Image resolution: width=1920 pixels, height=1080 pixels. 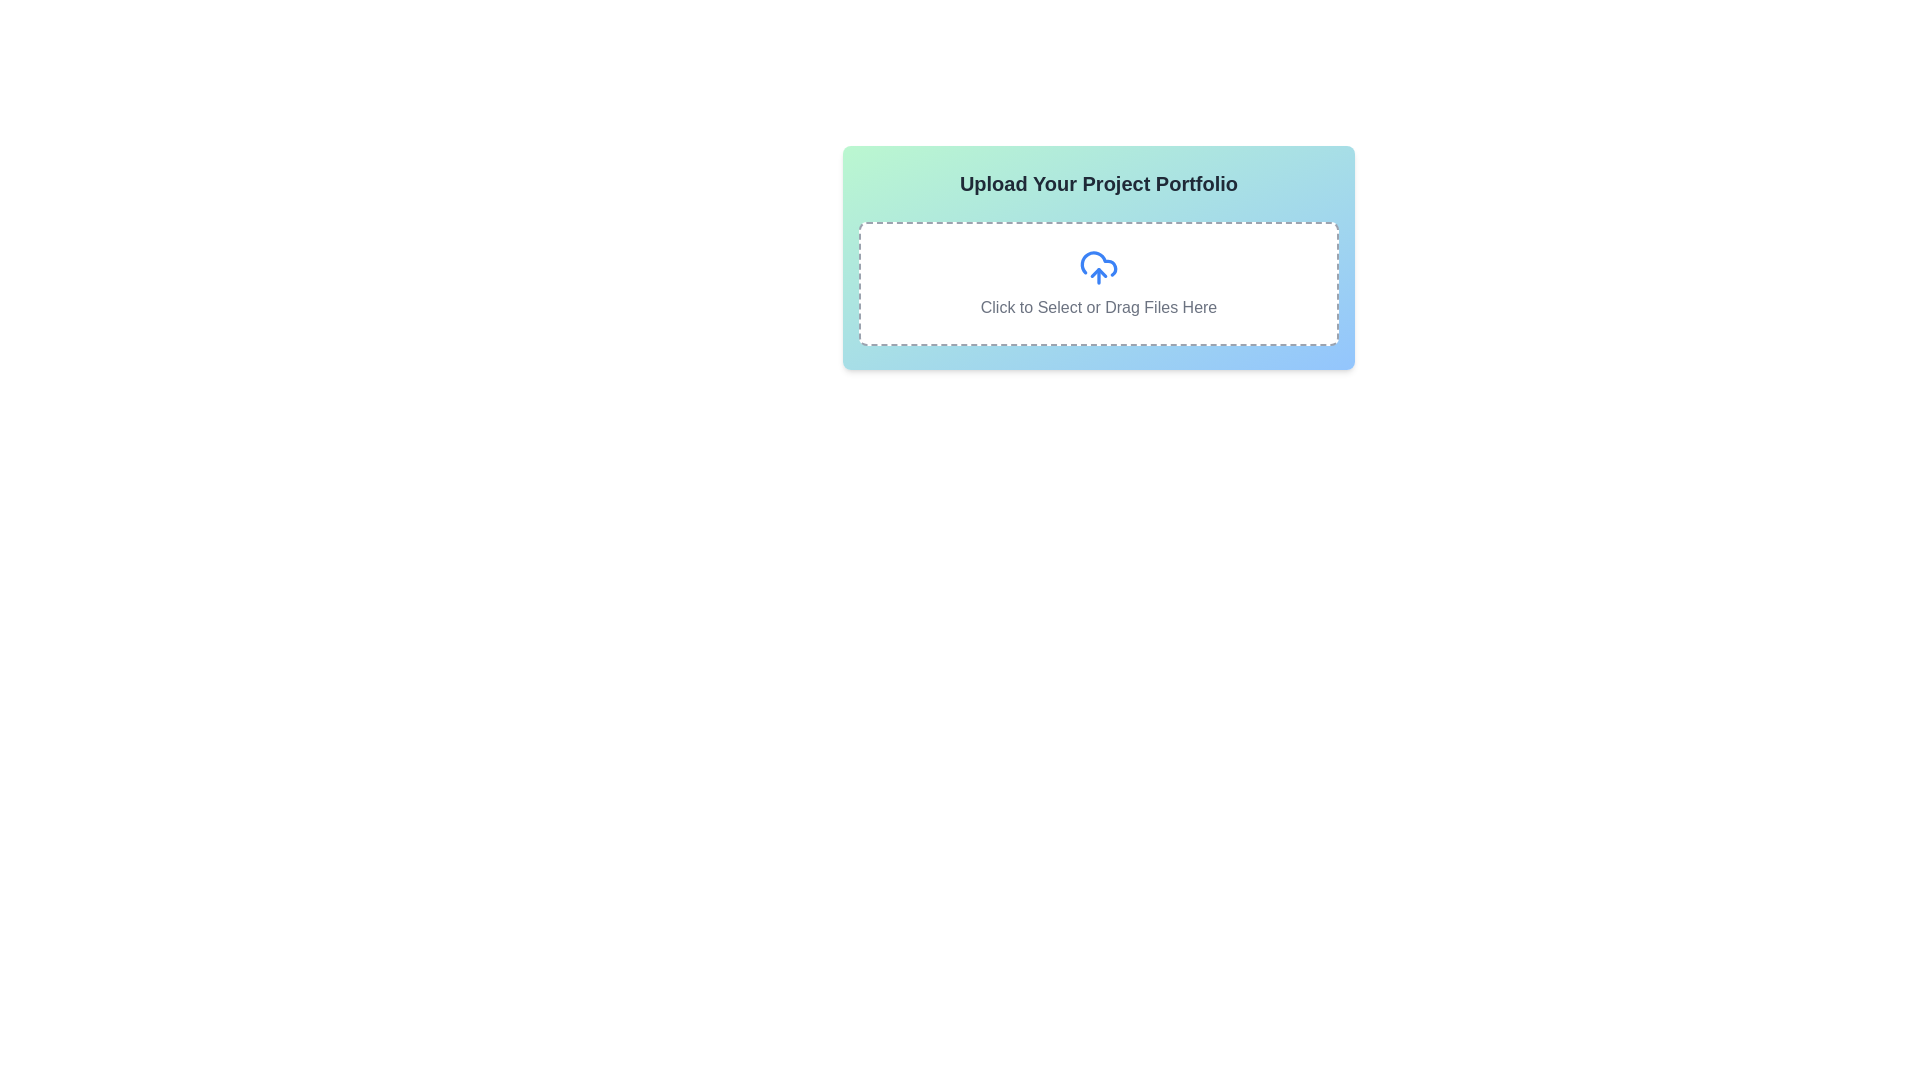 I want to click on files over the cloud icon with an upward-facing arrow for upload, which is located at the center of the dotted rectangle above the text 'Click, so click(x=1098, y=266).